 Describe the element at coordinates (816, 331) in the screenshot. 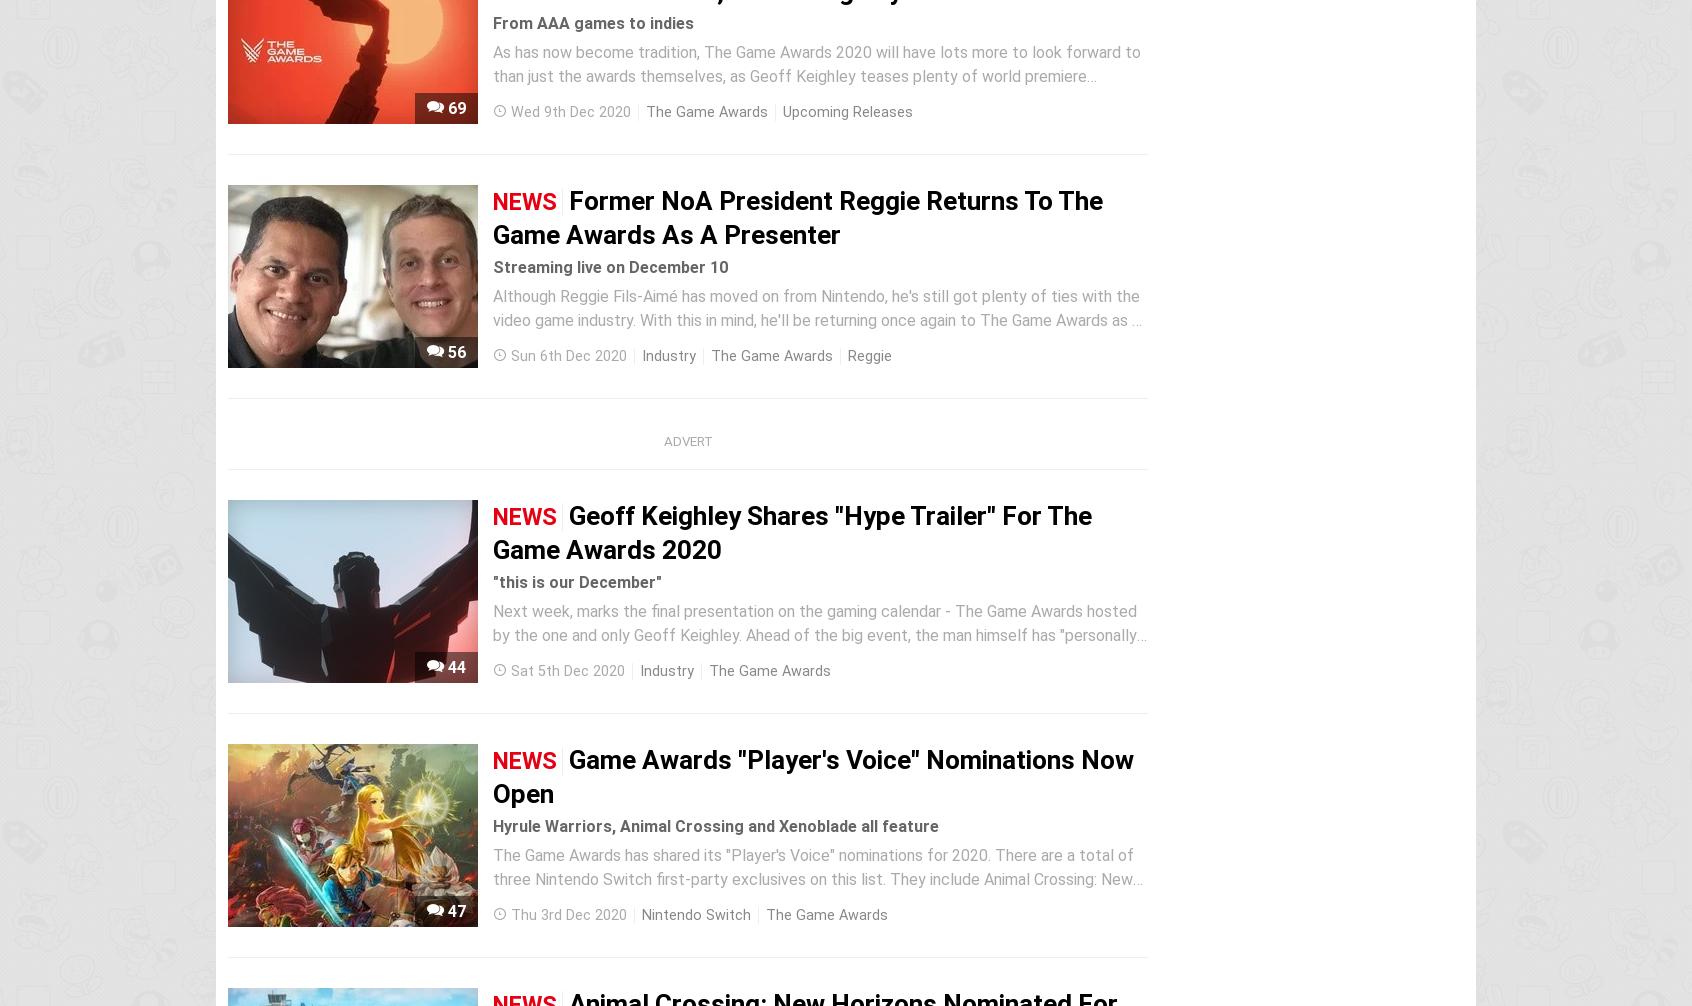

I see `'Although Reggie Fils-Aimé has moved on from Nintendo, he's still got plenty of ties with the video game industry. 
With this in mind, he'll be returning once again to The Game Awards as a presenter. While there's no word on what he'll be presenting, we do know he'll be appearing alongside various other presenters such...'` at that location.